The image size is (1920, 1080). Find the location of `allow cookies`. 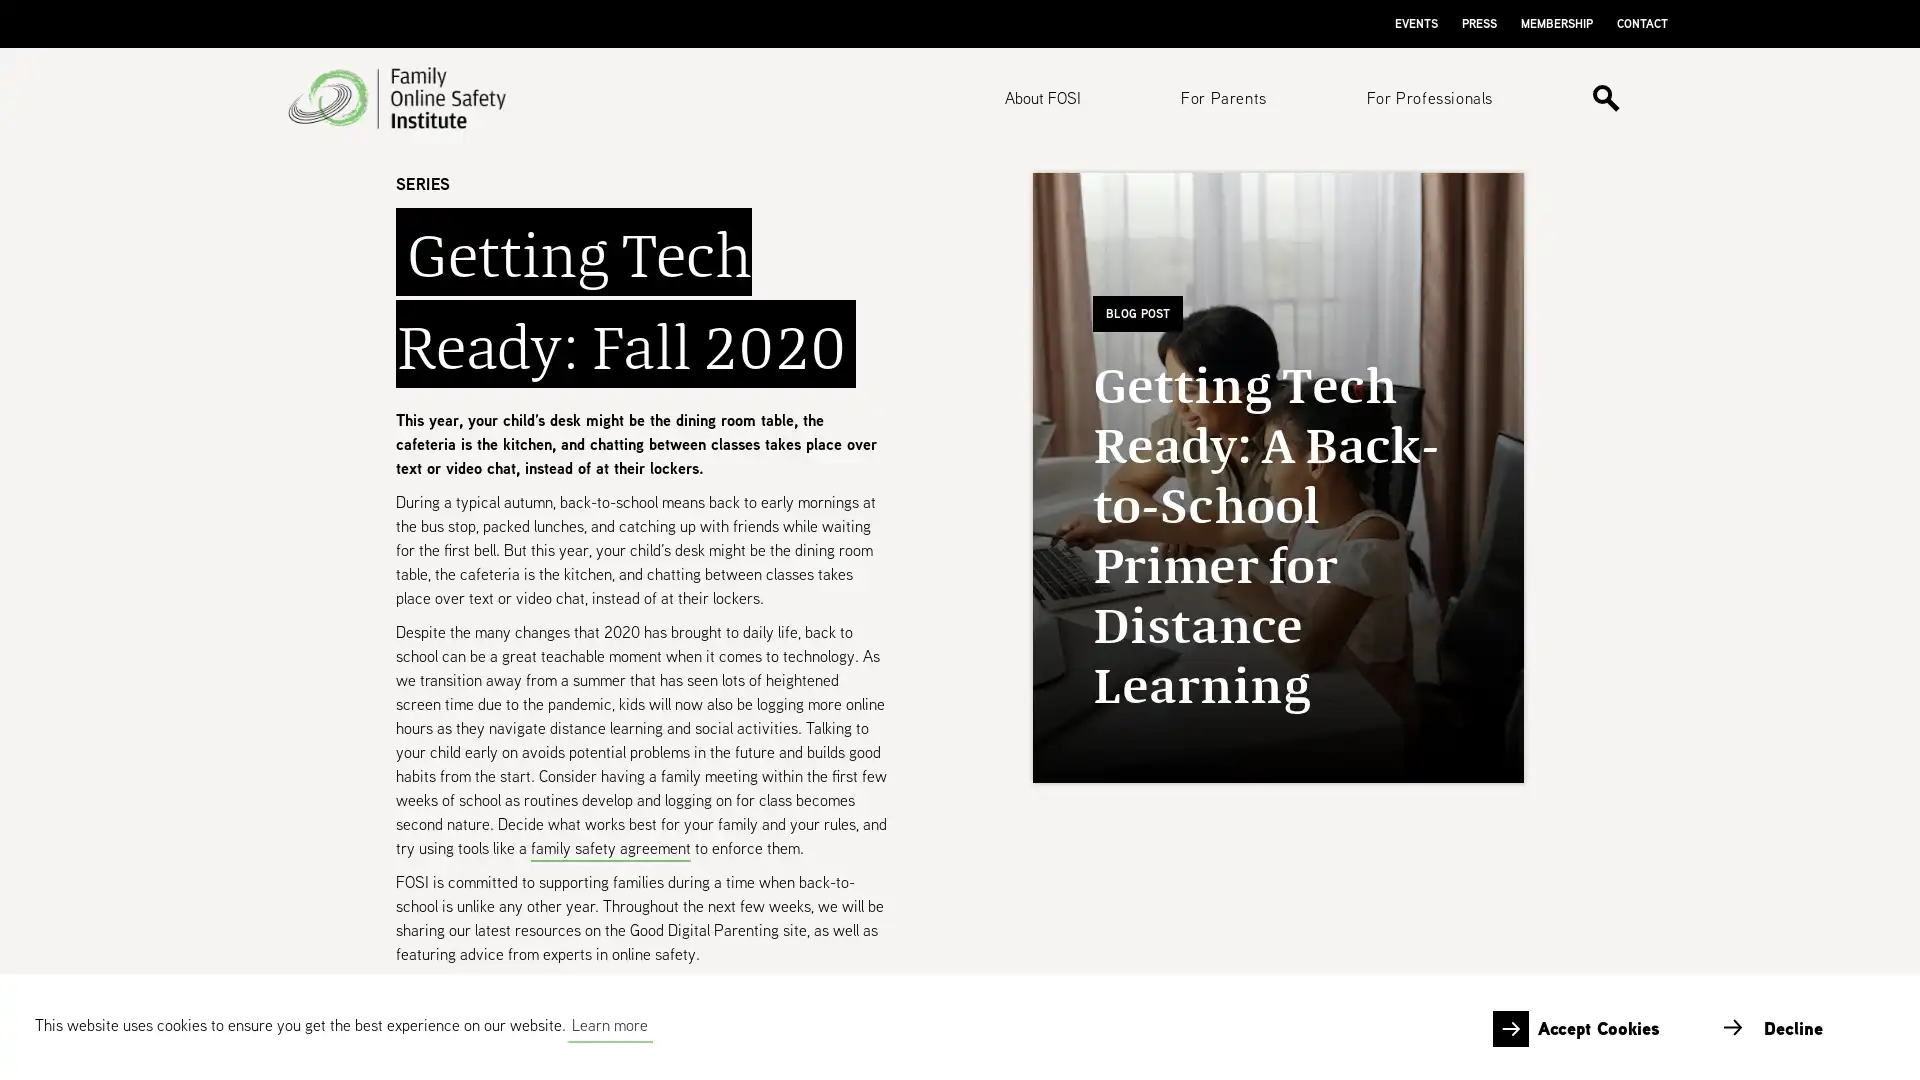

allow cookies is located at coordinates (1575, 1026).